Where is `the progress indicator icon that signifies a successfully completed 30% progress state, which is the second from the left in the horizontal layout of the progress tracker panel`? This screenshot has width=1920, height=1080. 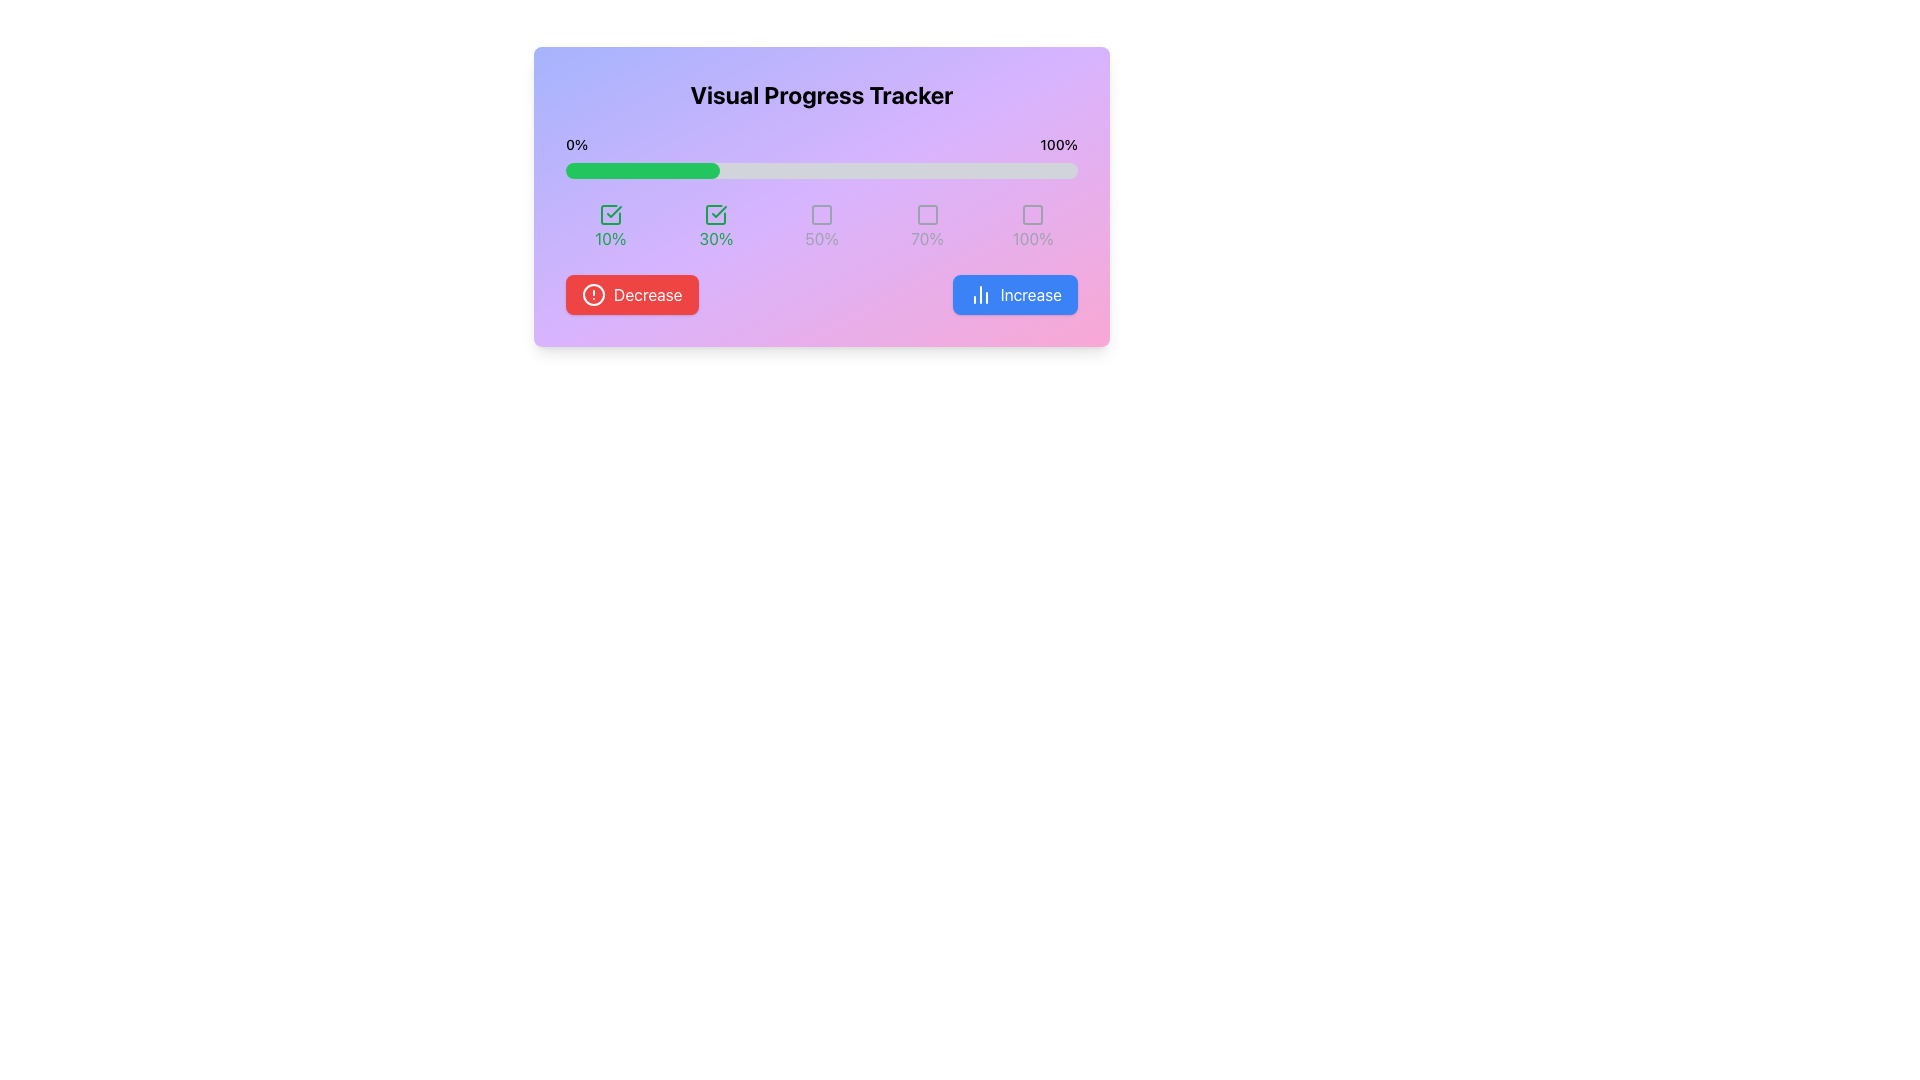
the progress indicator icon that signifies a successfully completed 30% progress state, which is the second from the left in the horizontal layout of the progress tracker panel is located at coordinates (719, 212).